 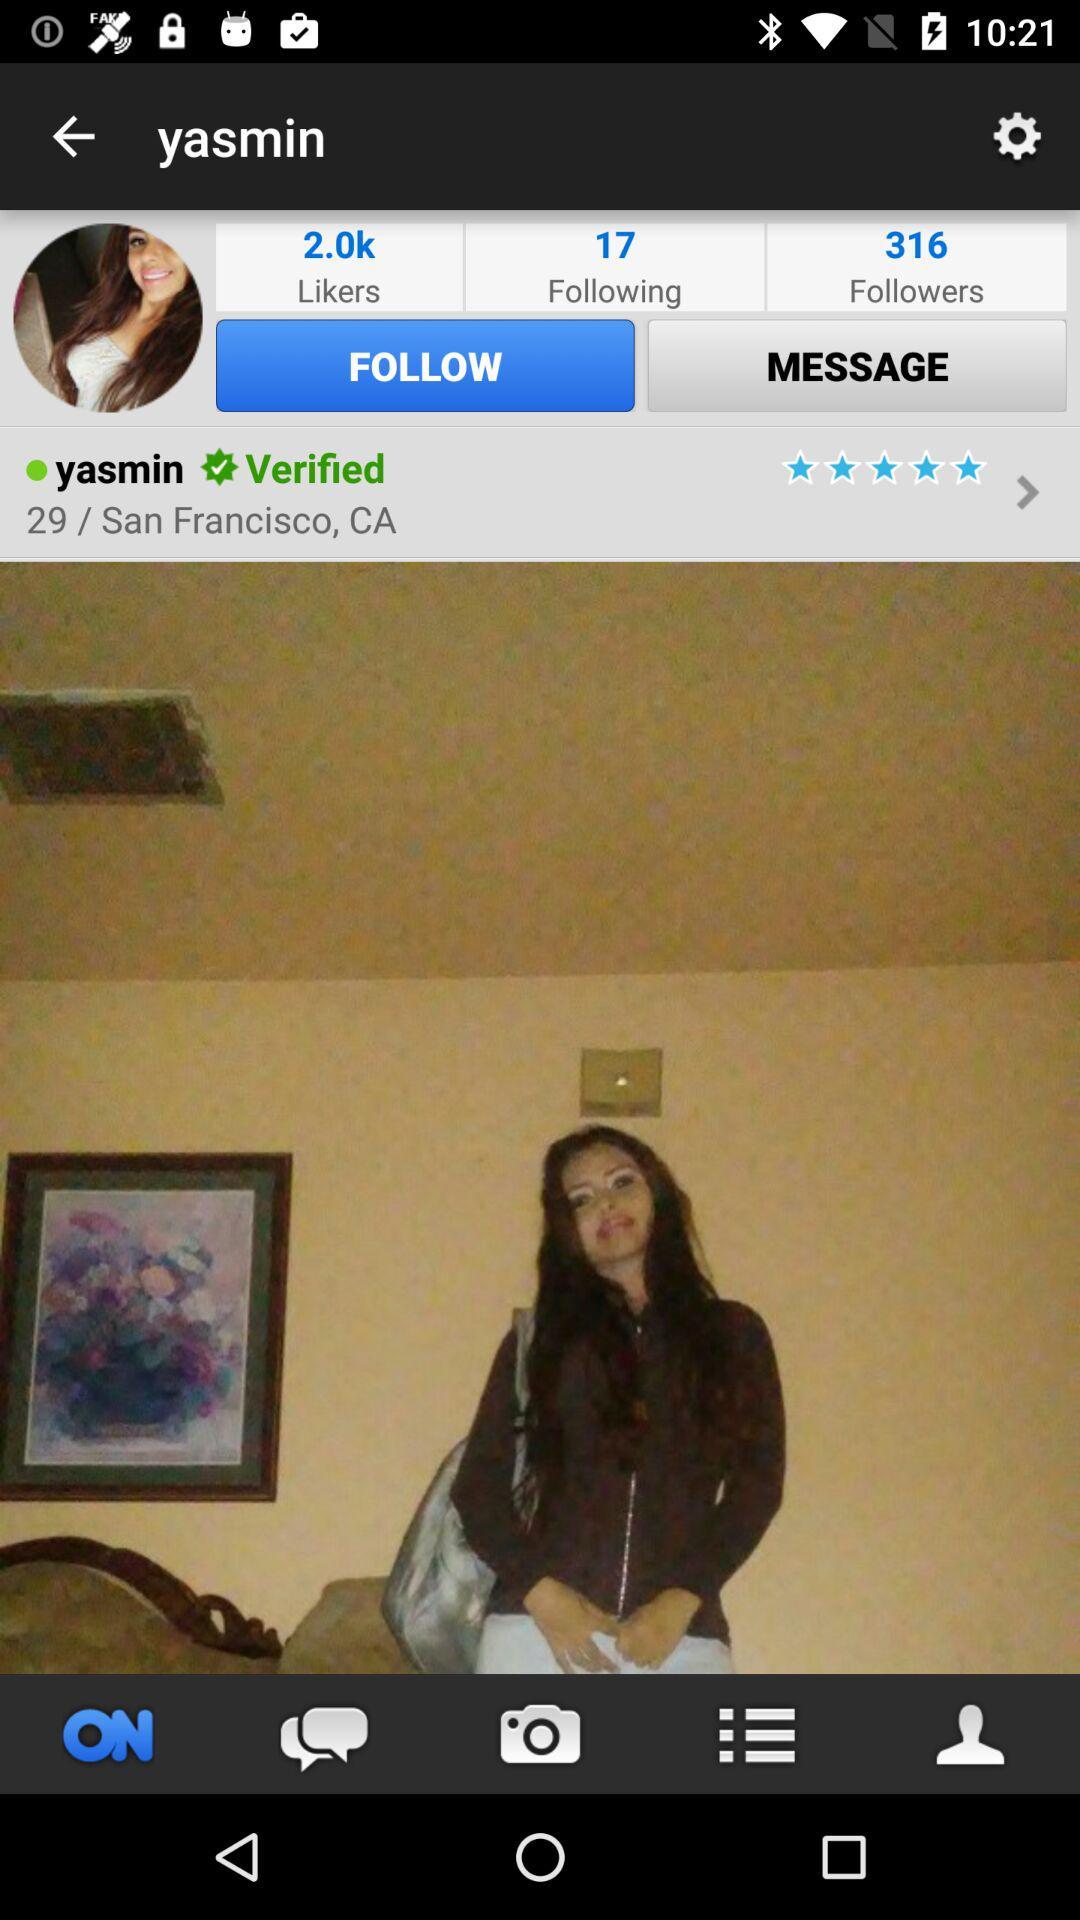 What do you see at coordinates (916, 288) in the screenshot?
I see `the followers` at bounding box center [916, 288].